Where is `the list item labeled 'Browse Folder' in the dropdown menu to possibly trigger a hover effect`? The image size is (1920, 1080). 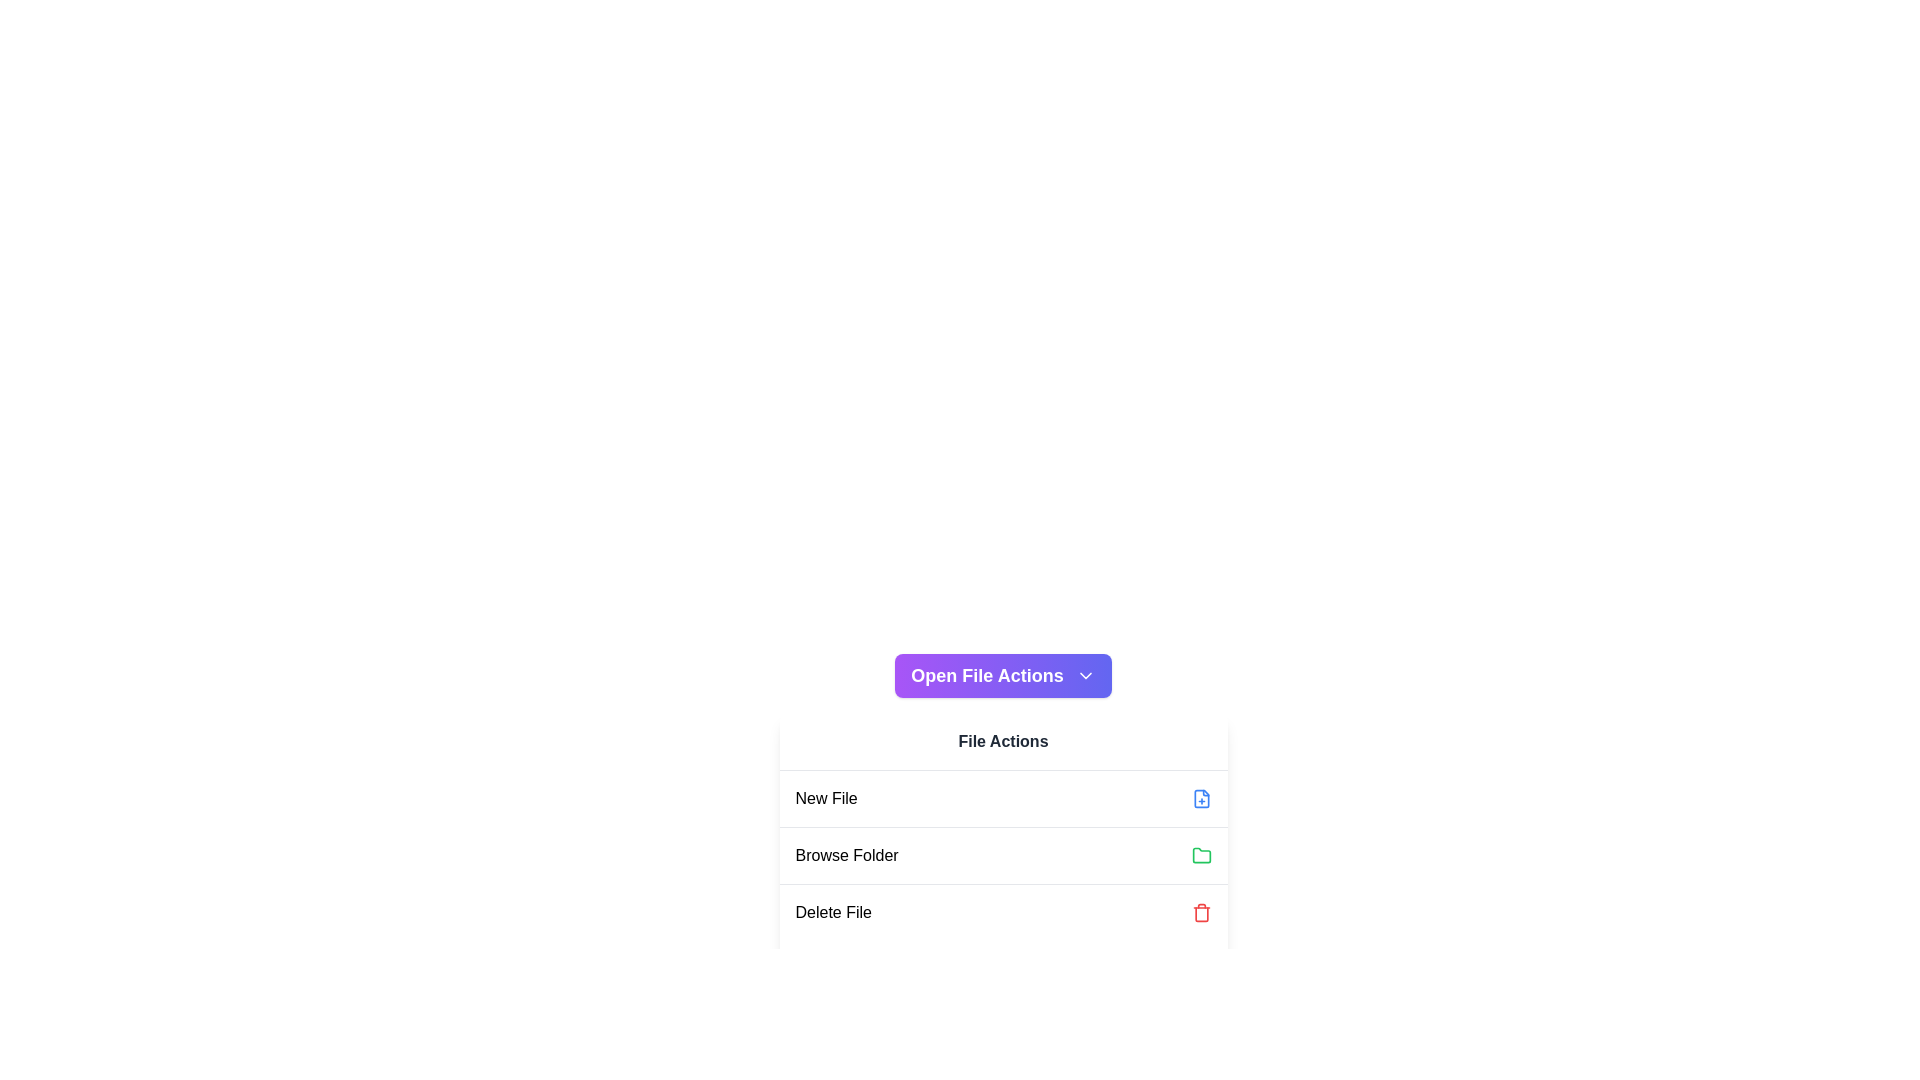
the list item labeled 'Browse Folder' in the dropdown menu to possibly trigger a hover effect is located at coordinates (1003, 834).